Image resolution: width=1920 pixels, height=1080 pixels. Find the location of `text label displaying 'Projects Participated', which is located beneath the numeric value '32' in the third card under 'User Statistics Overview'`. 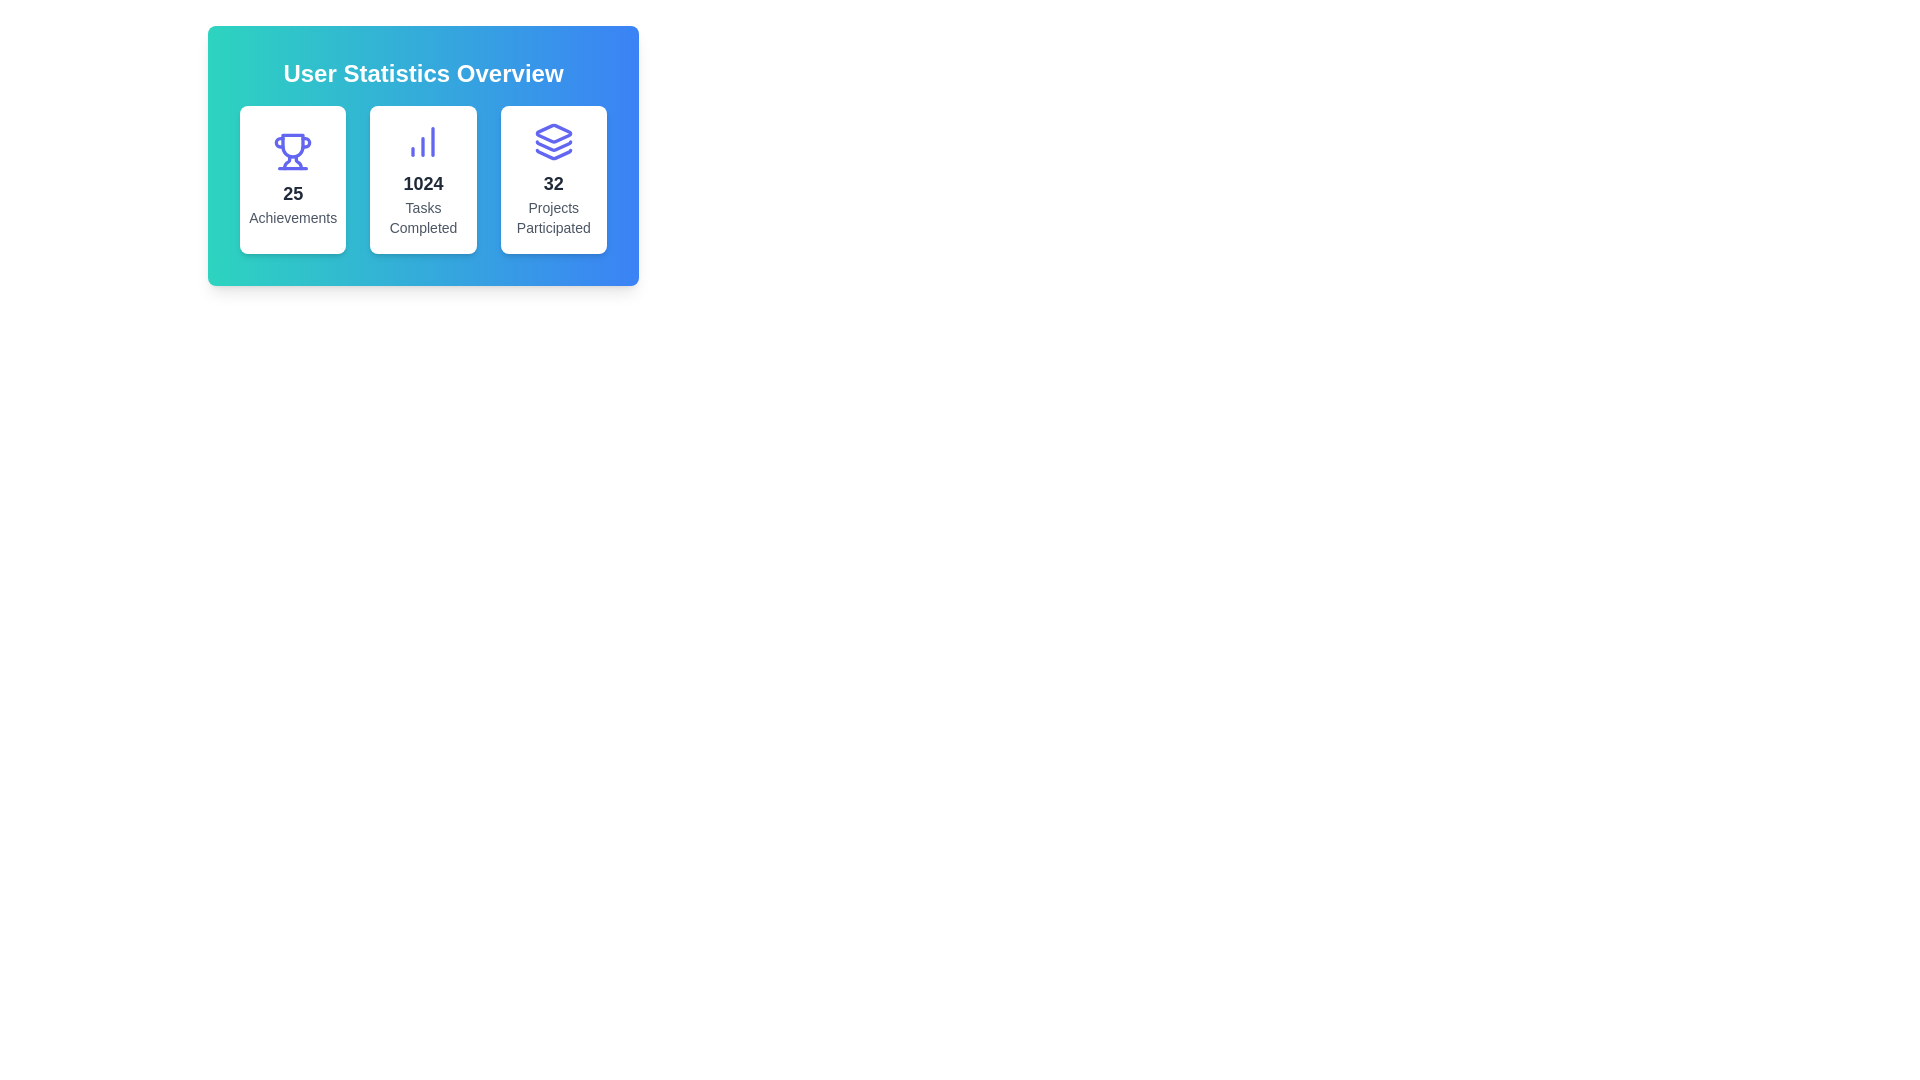

text label displaying 'Projects Participated', which is located beneath the numeric value '32' in the third card under 'User Statistics Overview' is located at coordinates (553, 218).